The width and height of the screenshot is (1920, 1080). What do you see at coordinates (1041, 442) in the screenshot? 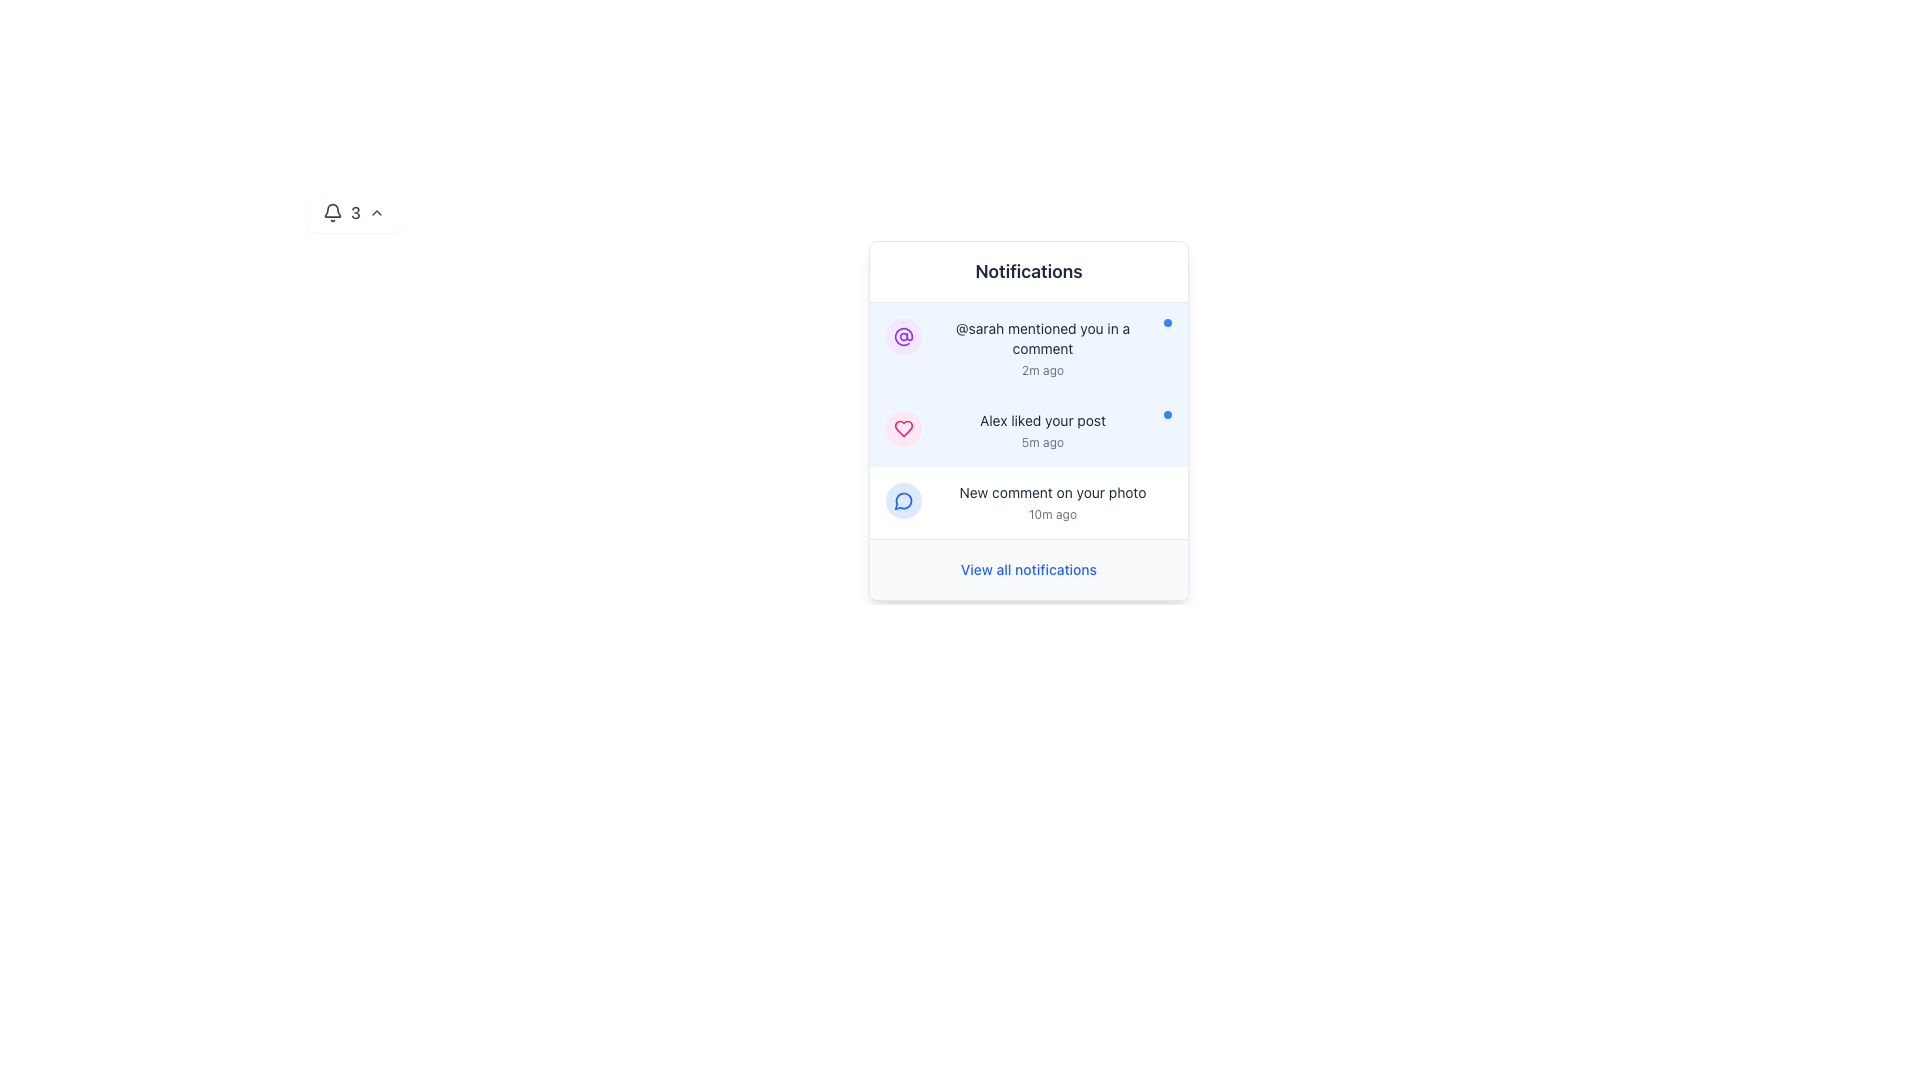
I see `the text label displaying '5m ago', which is styled in light gray and positioned beneath 'Alex liked your post' within the notification panel` at bounding box center [1041, 442].